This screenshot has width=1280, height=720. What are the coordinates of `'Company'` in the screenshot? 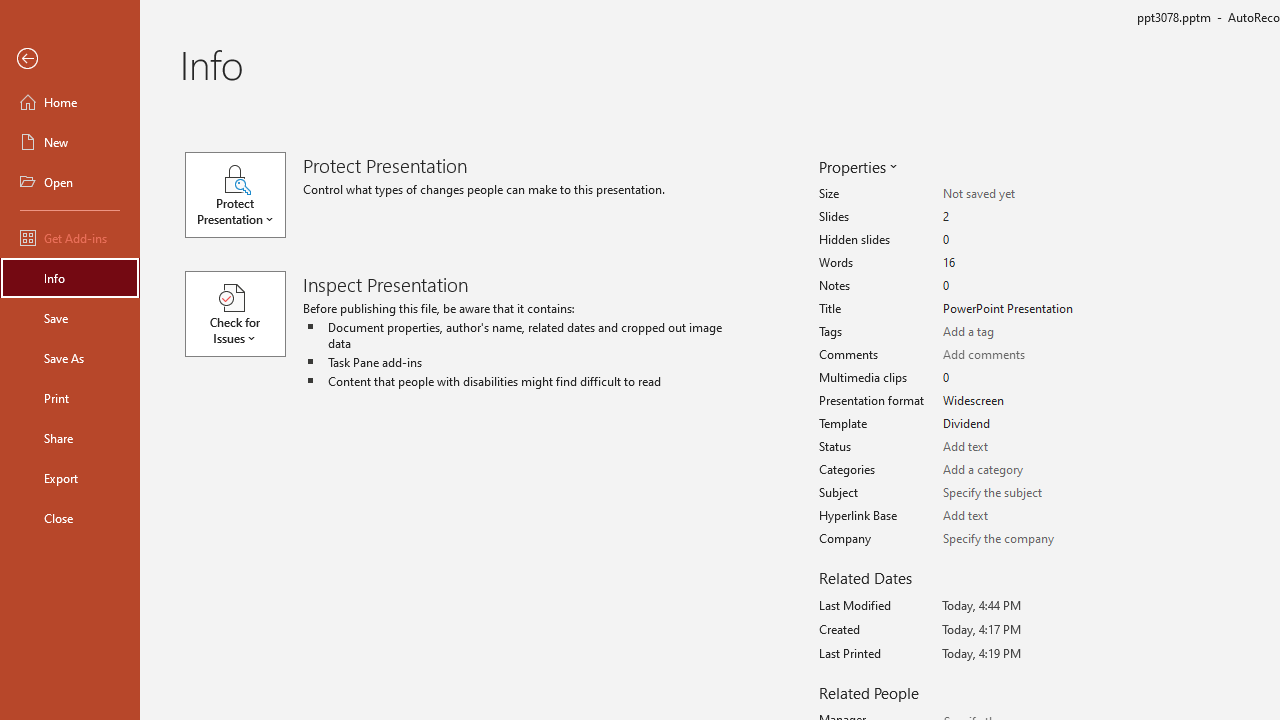 It's located at (1012, 538).